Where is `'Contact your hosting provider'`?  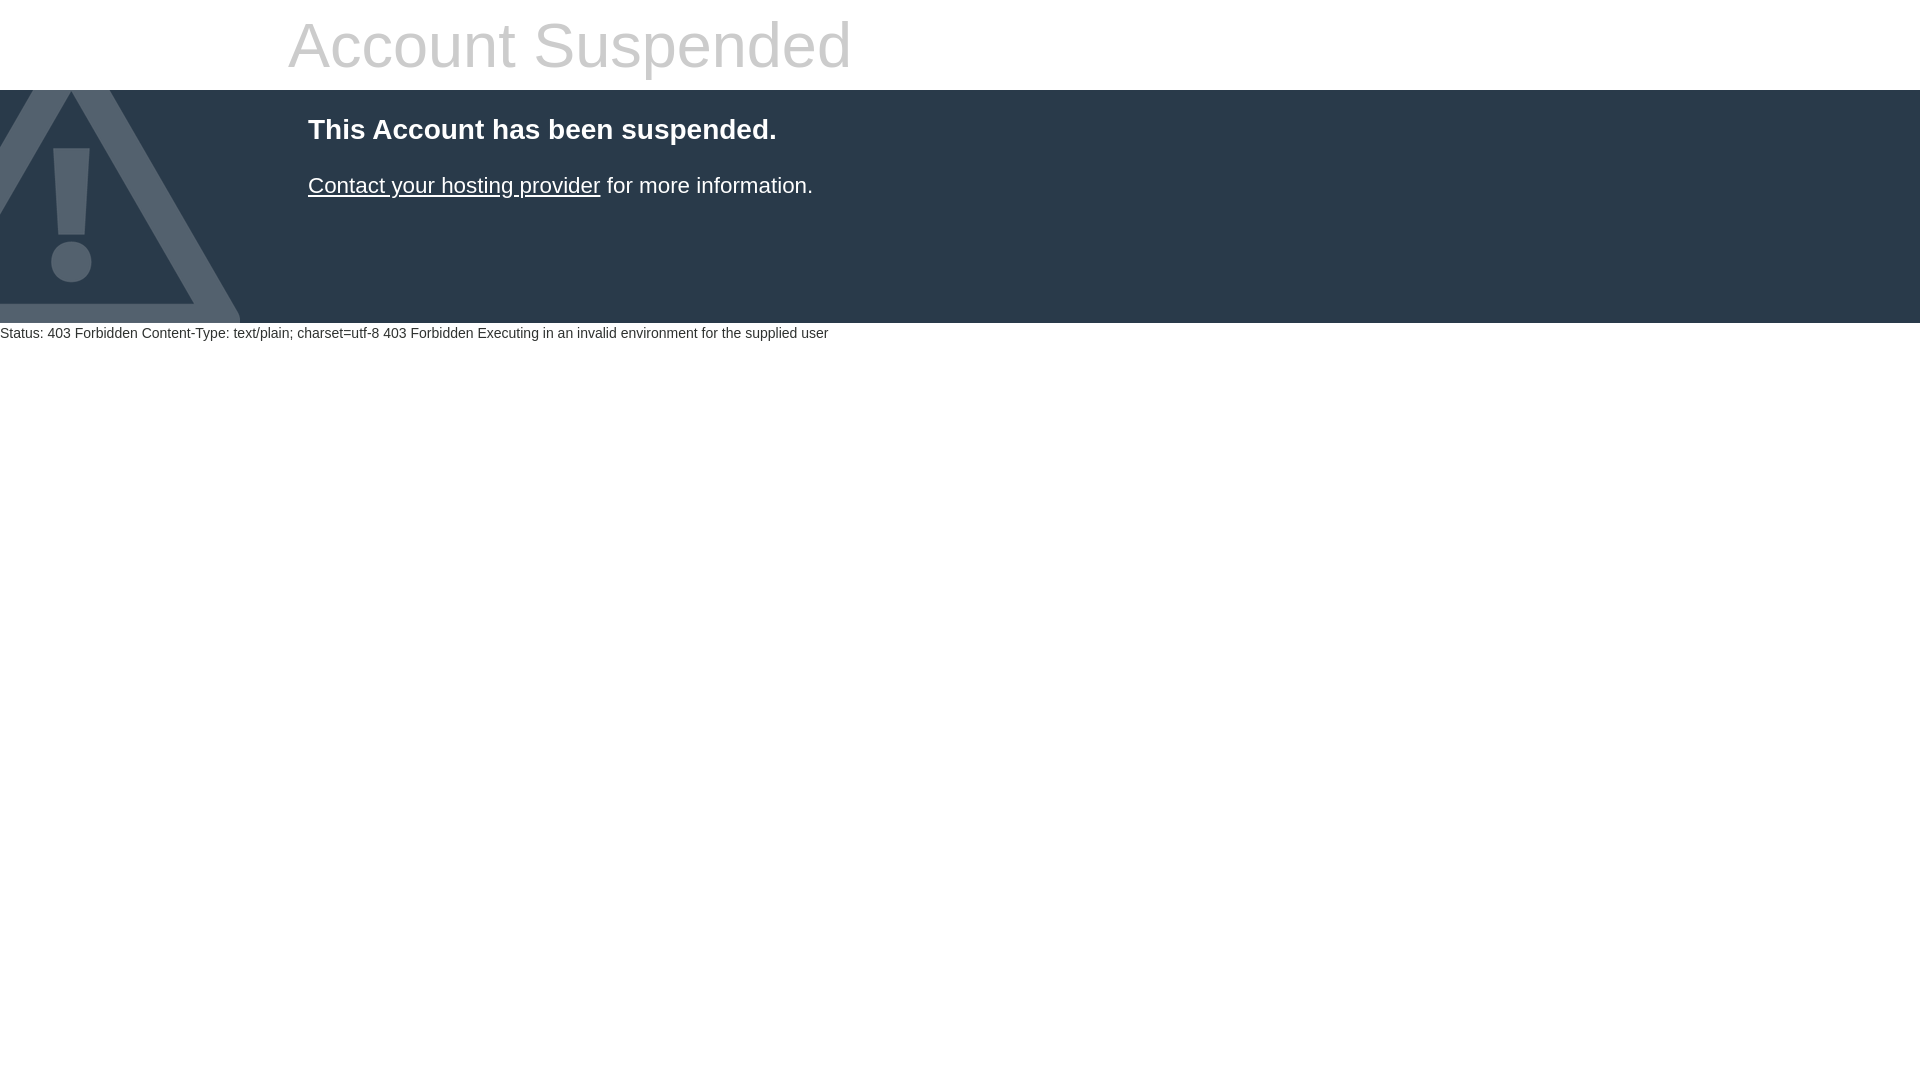
'Contact your hosting provider' is located at coordinates (453, 185).